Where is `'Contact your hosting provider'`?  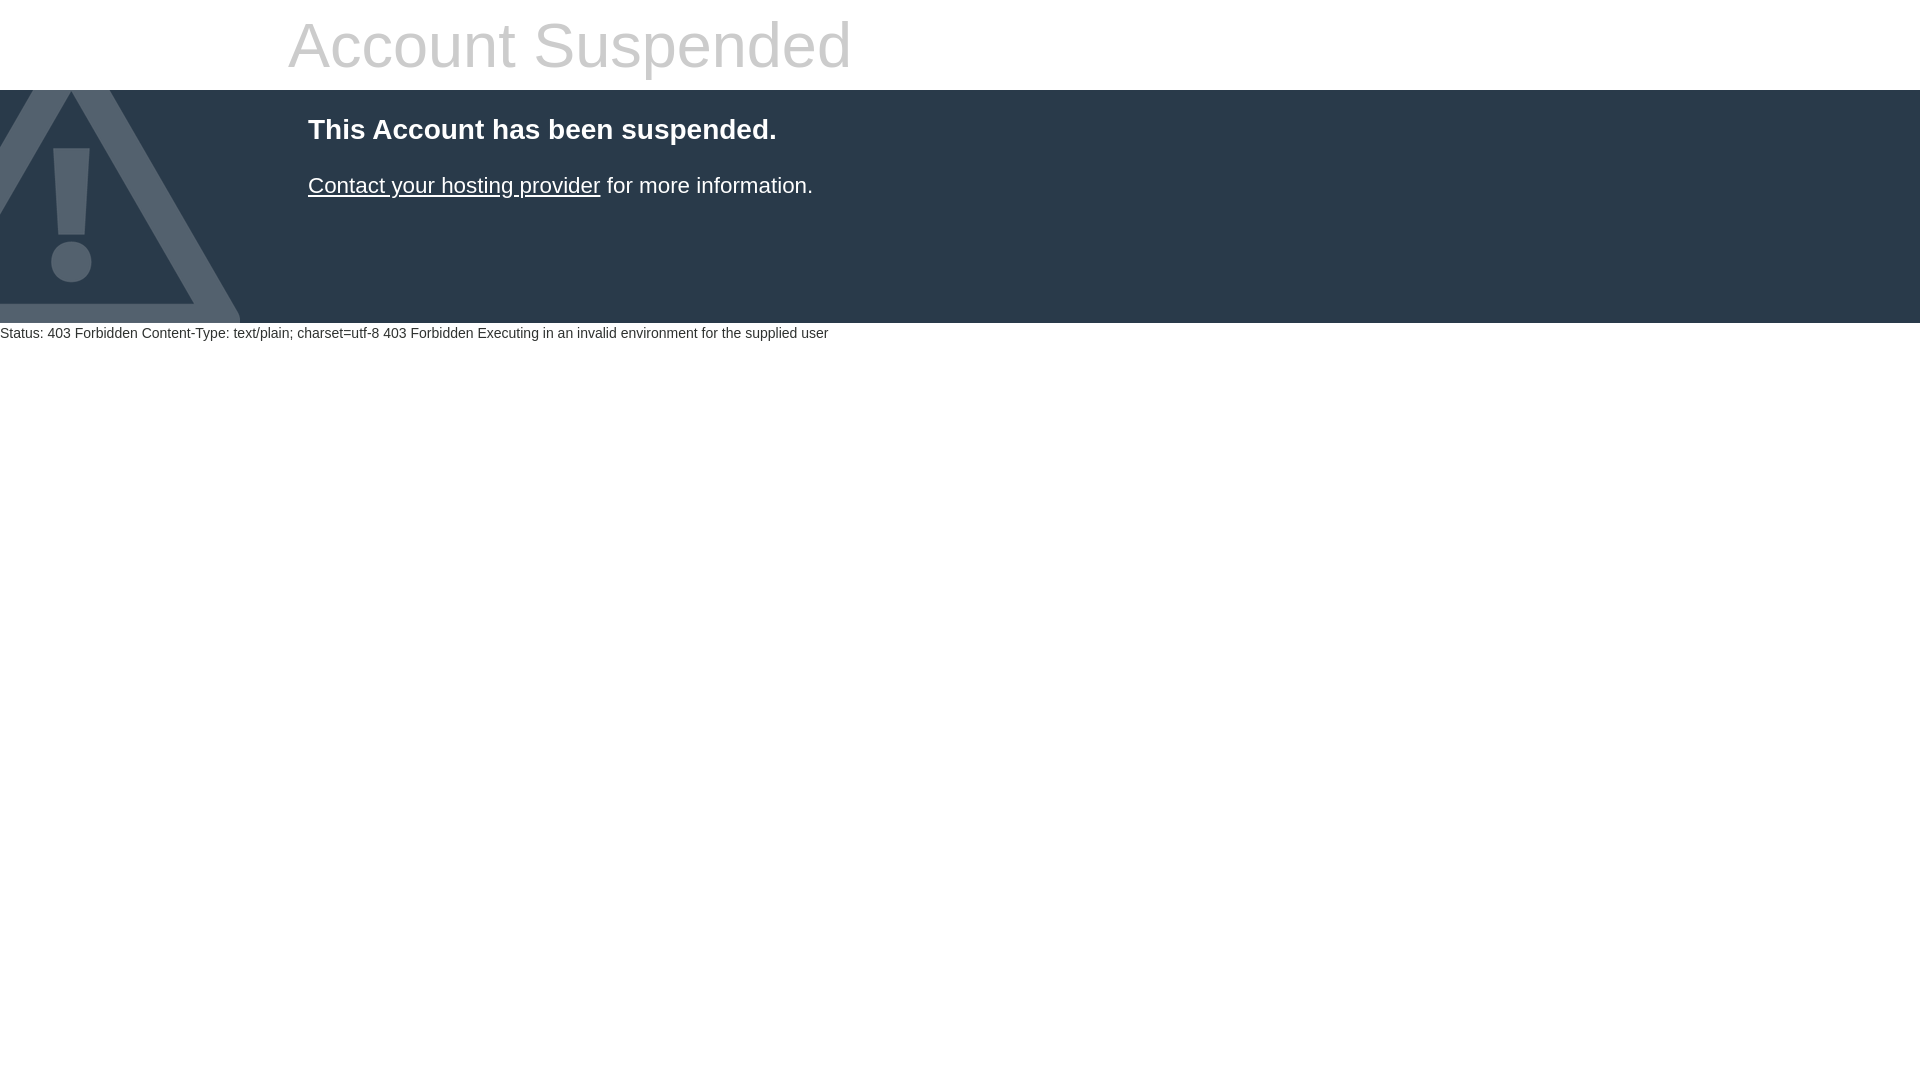
'Contact your hosting provider' is located at coordinates (453, 185).